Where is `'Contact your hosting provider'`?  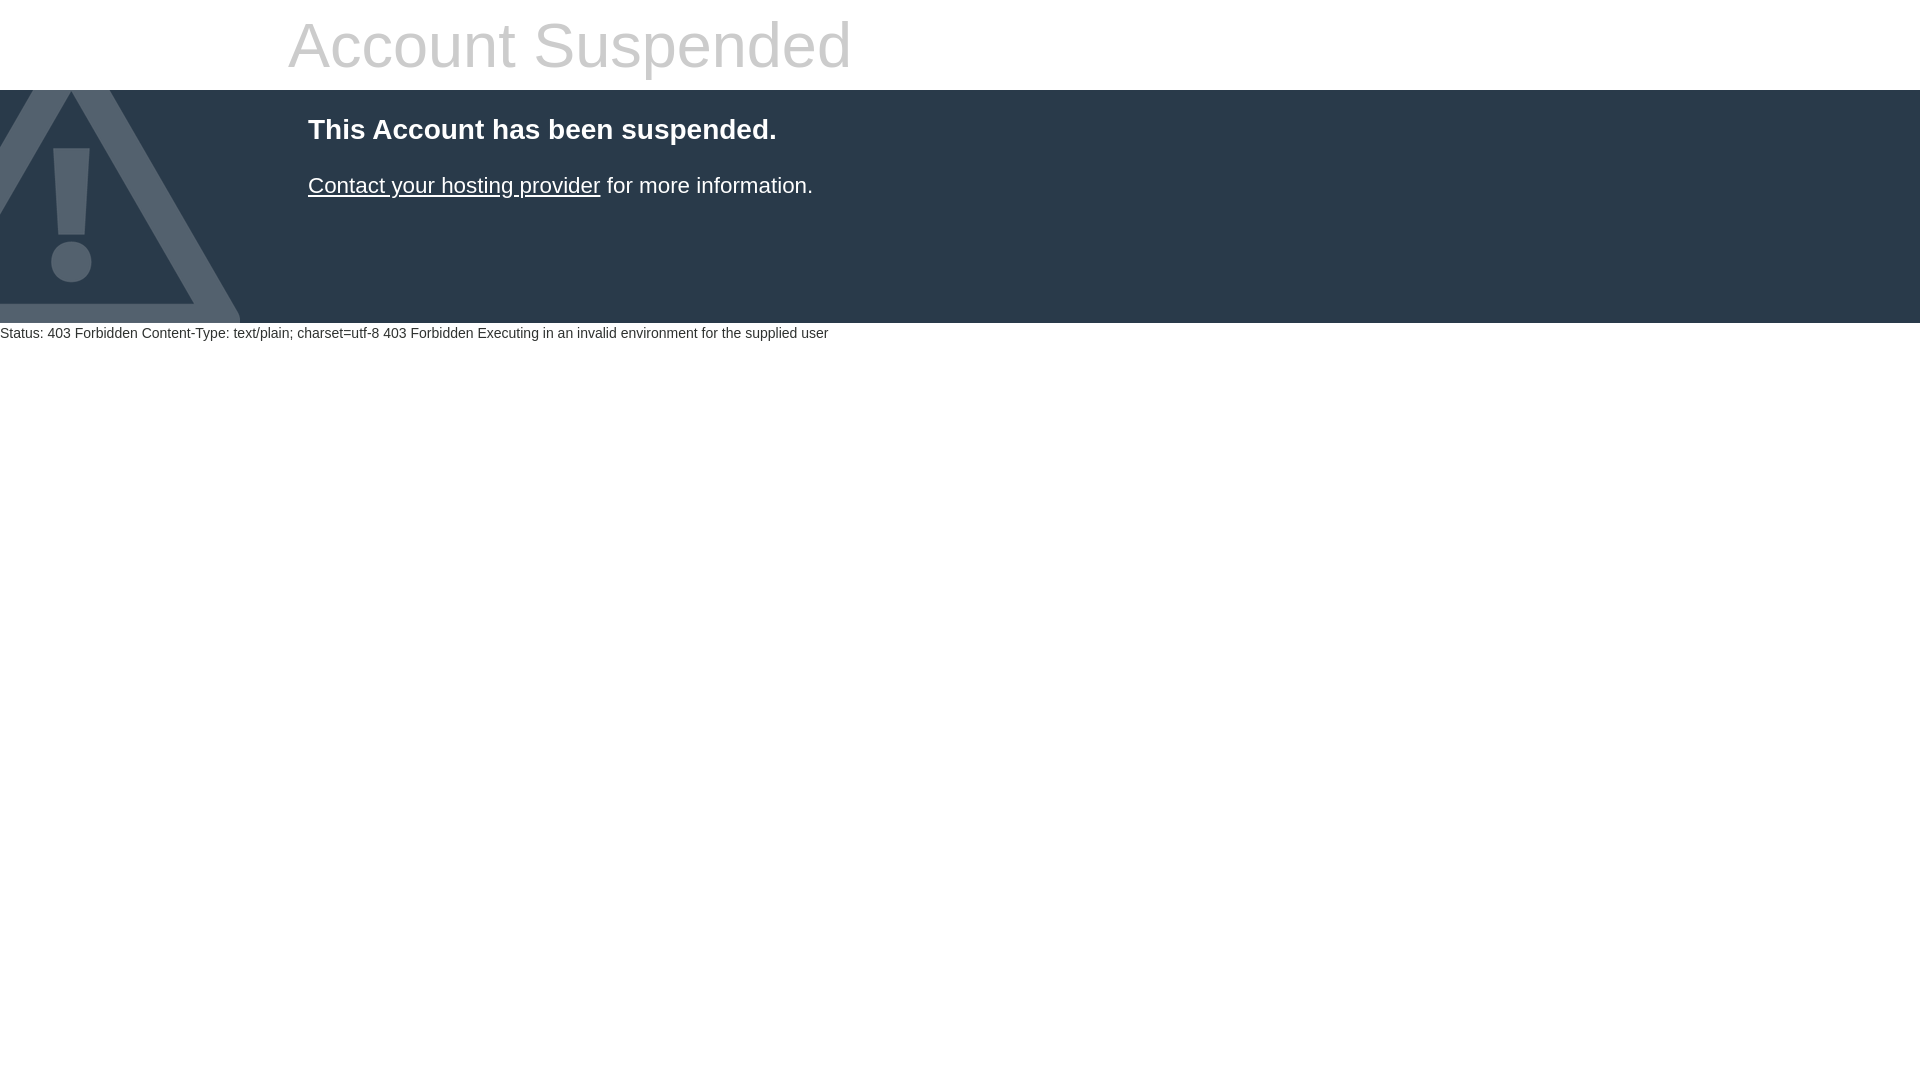
'Contact your hosting provider' is located at coordinates (453, 185).